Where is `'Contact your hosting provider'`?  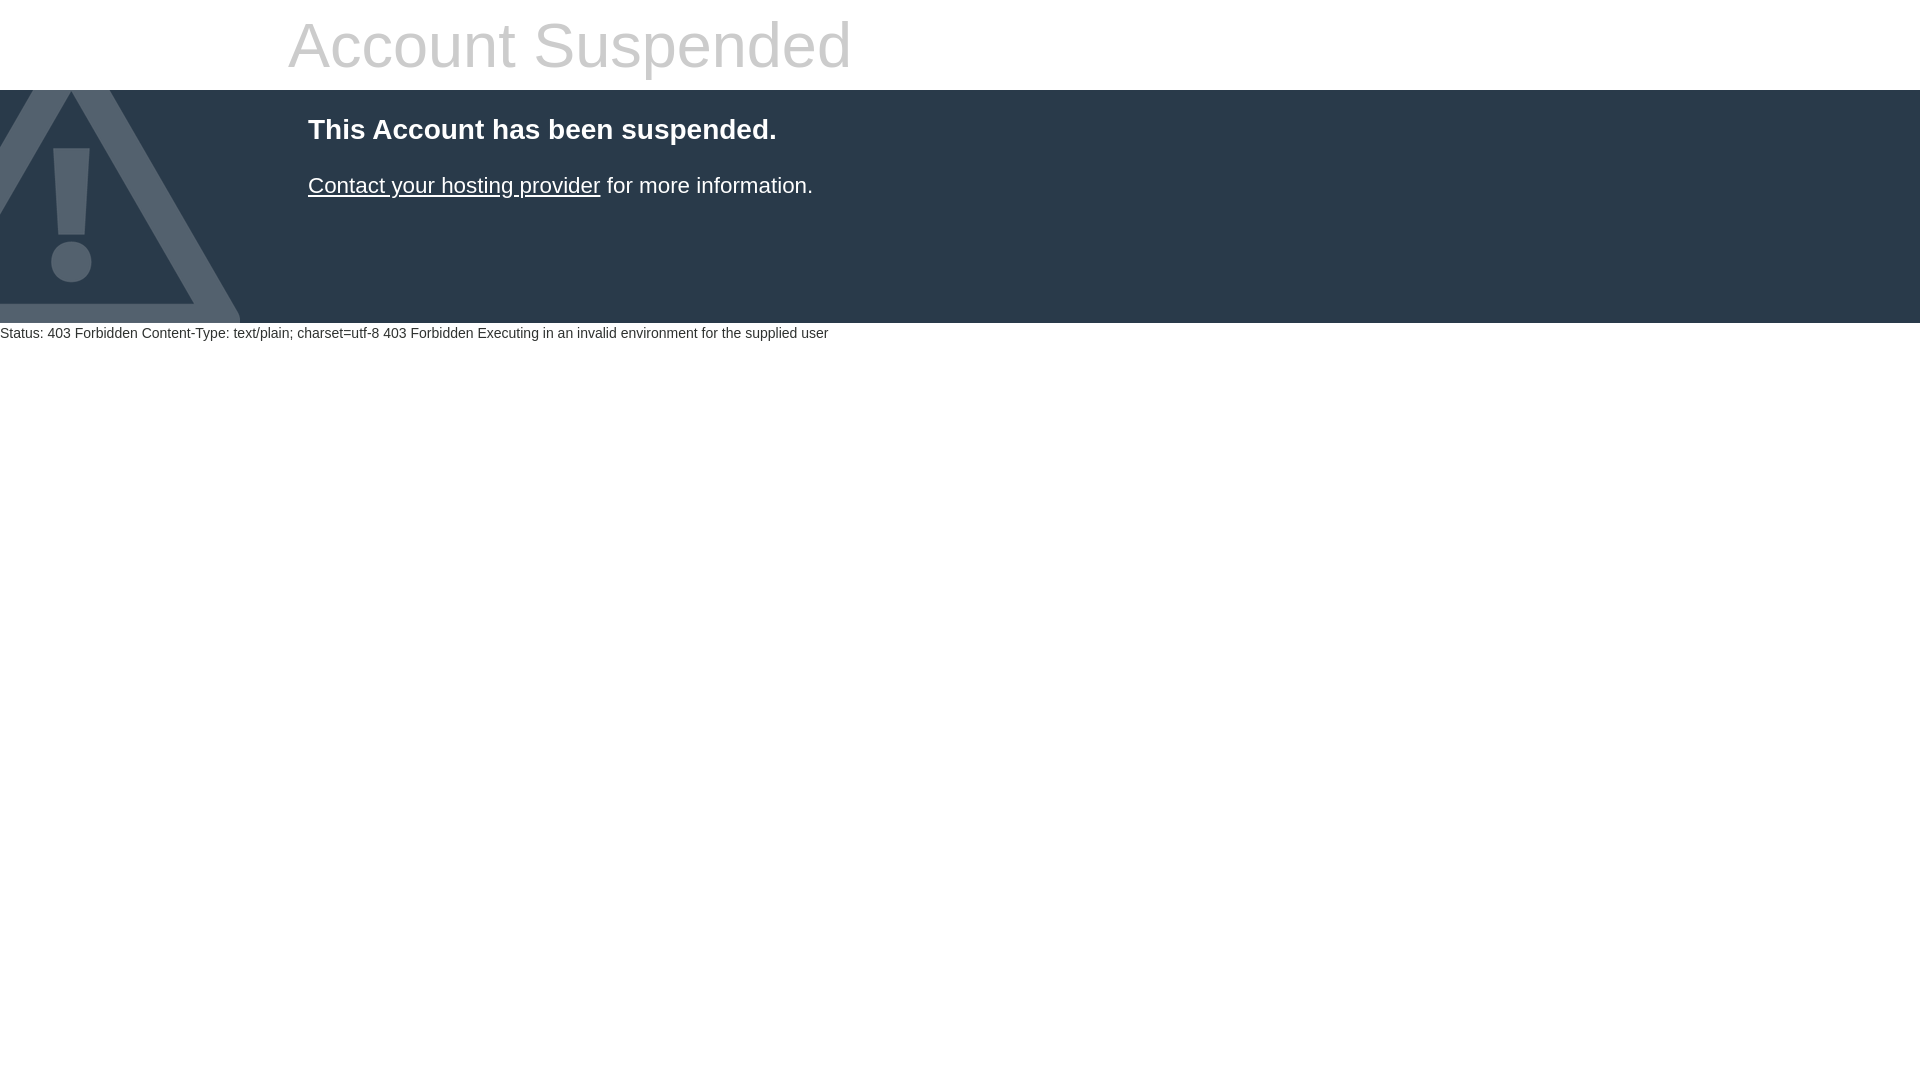
'Contact your hosting provider' is located at coordinates (453, 185).